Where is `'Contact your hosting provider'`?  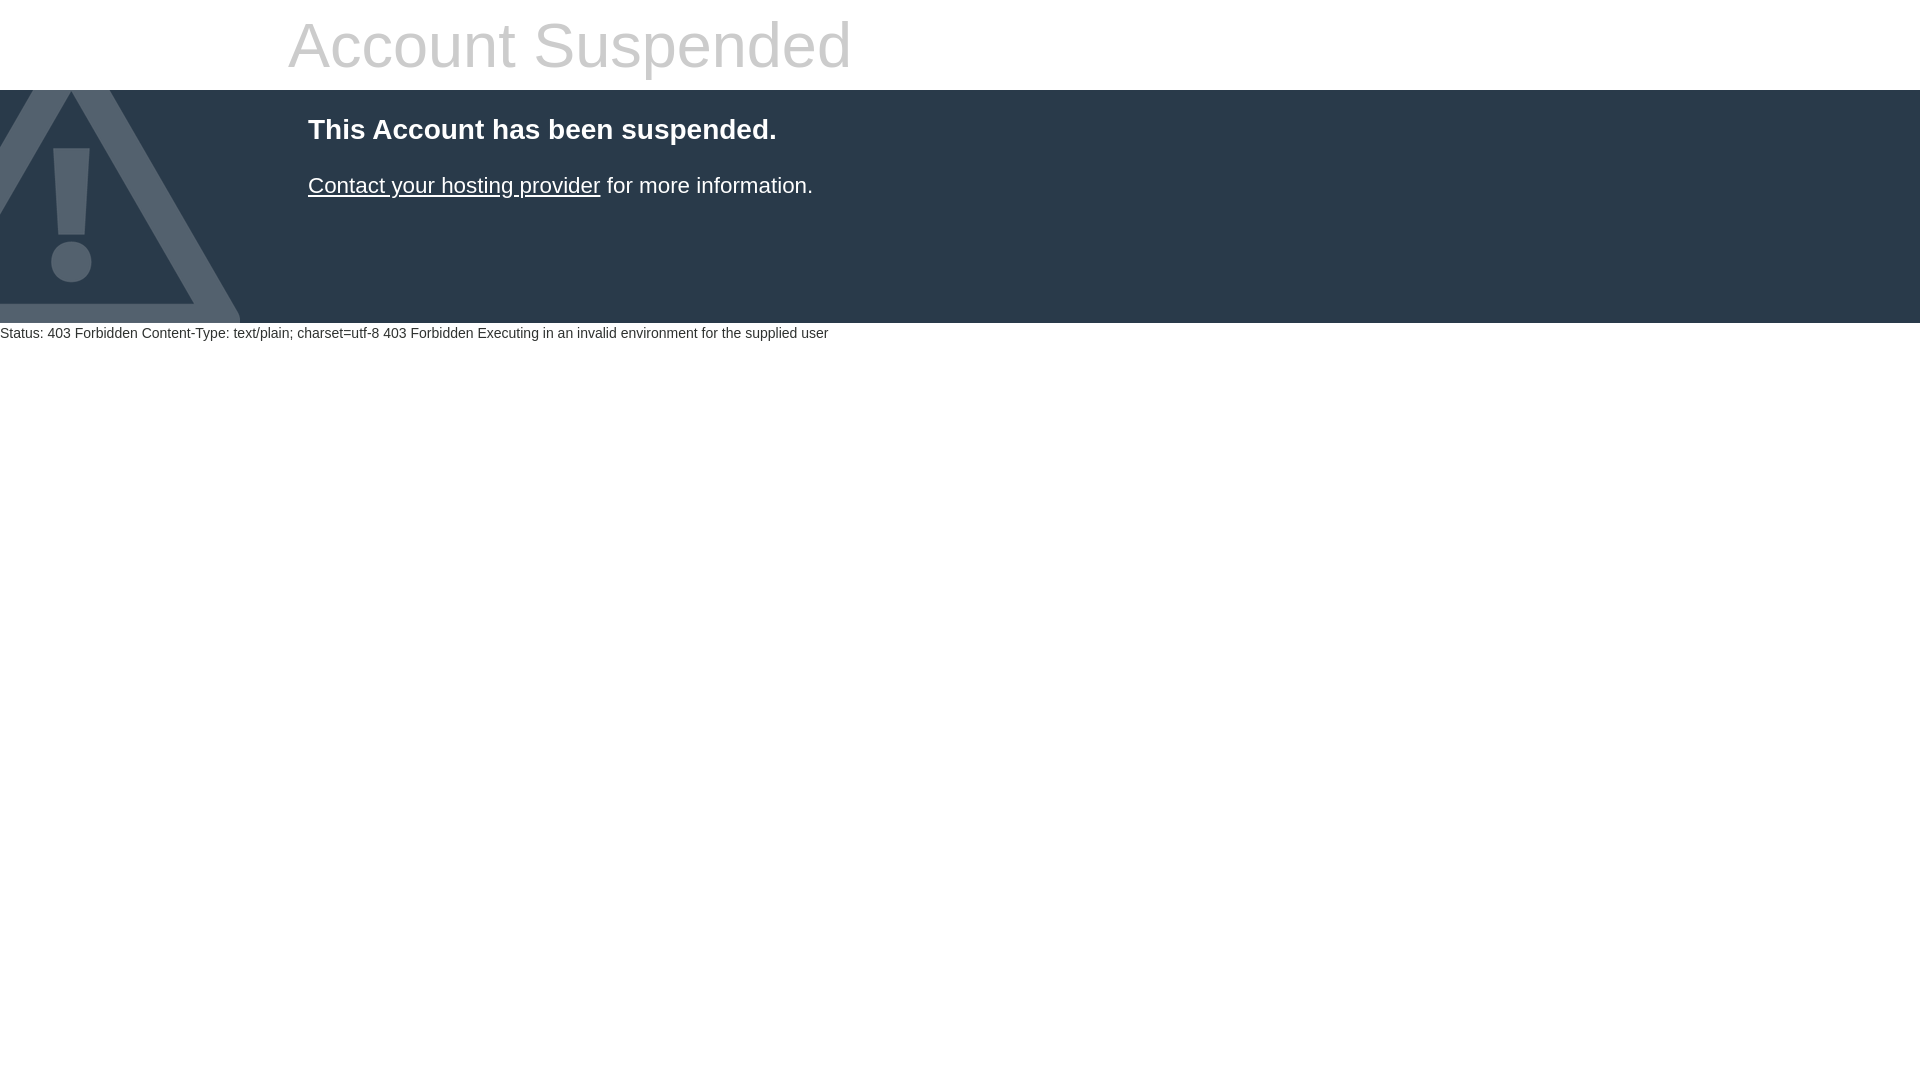
'Contact your hosting provider' is located at coordinates (453, 185).